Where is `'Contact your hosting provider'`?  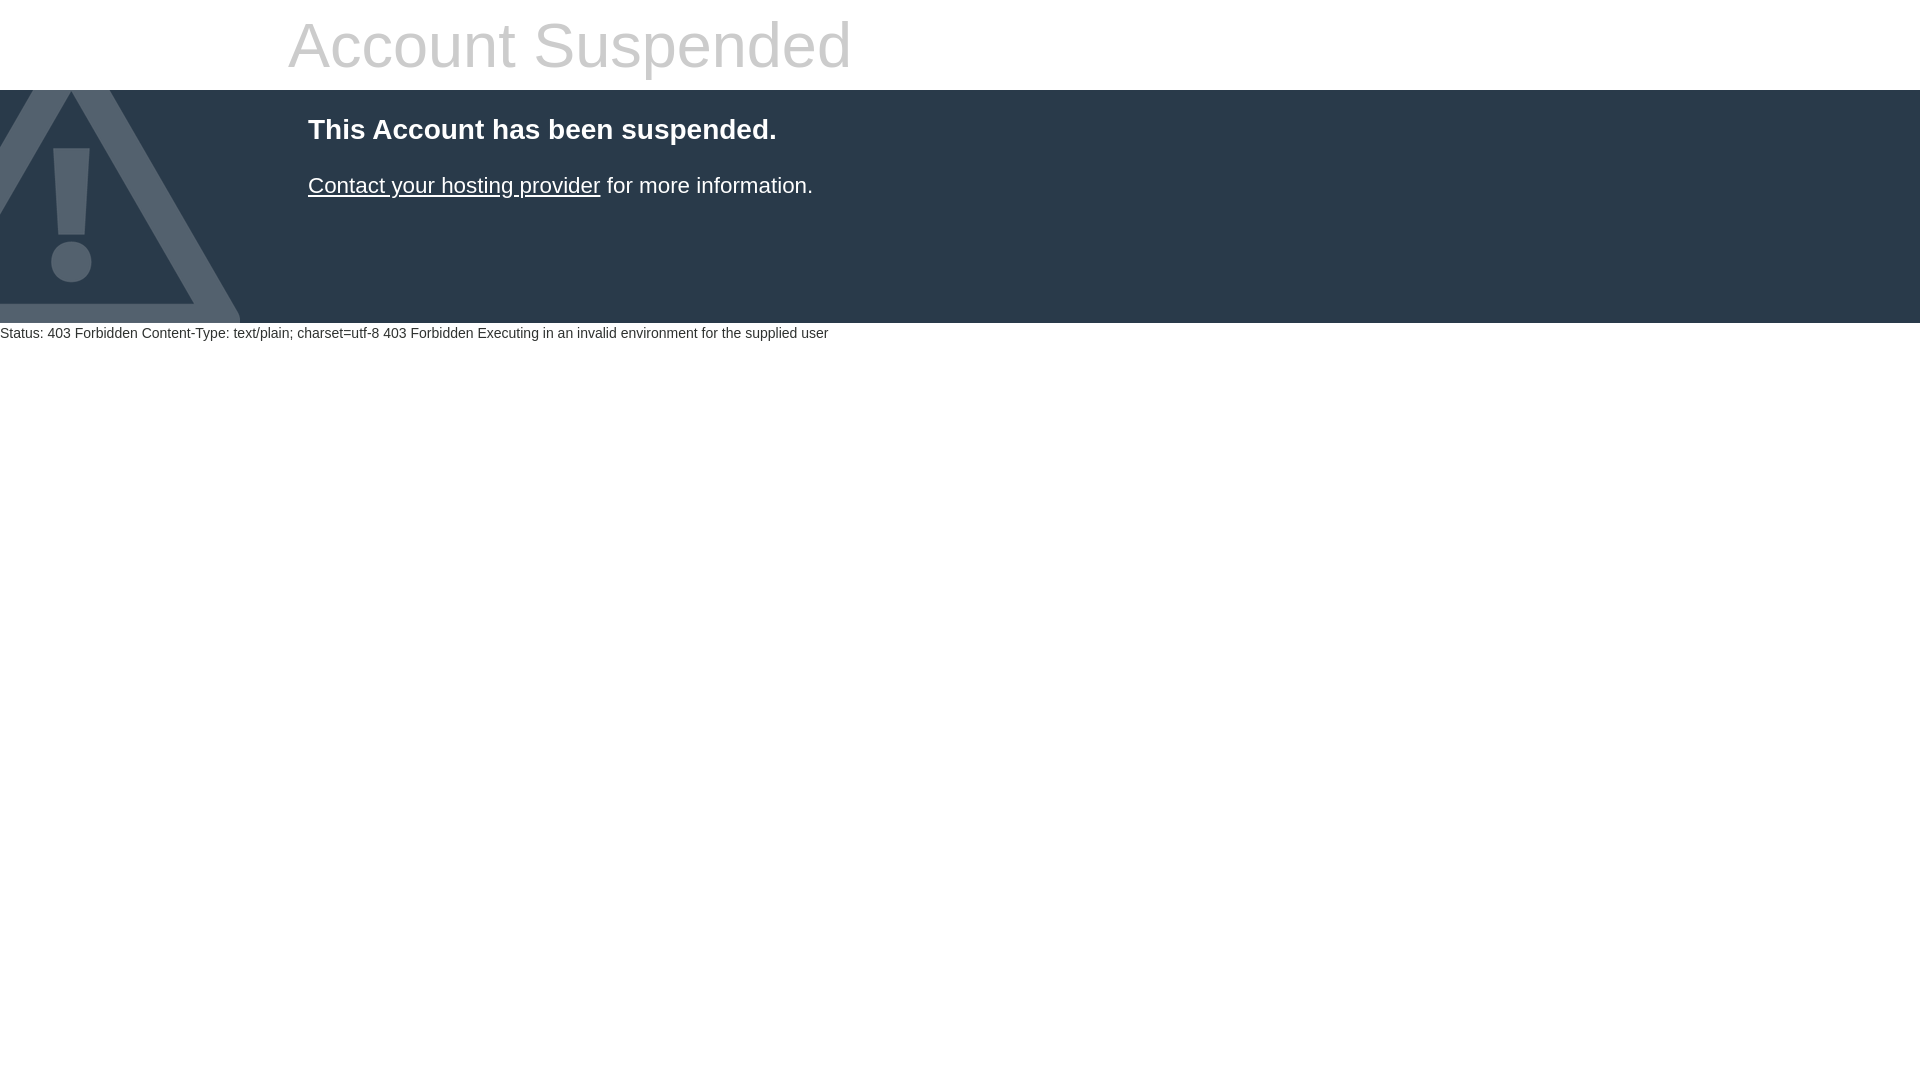
'Contact your hosting provider' is located at coordinates (453, 185).